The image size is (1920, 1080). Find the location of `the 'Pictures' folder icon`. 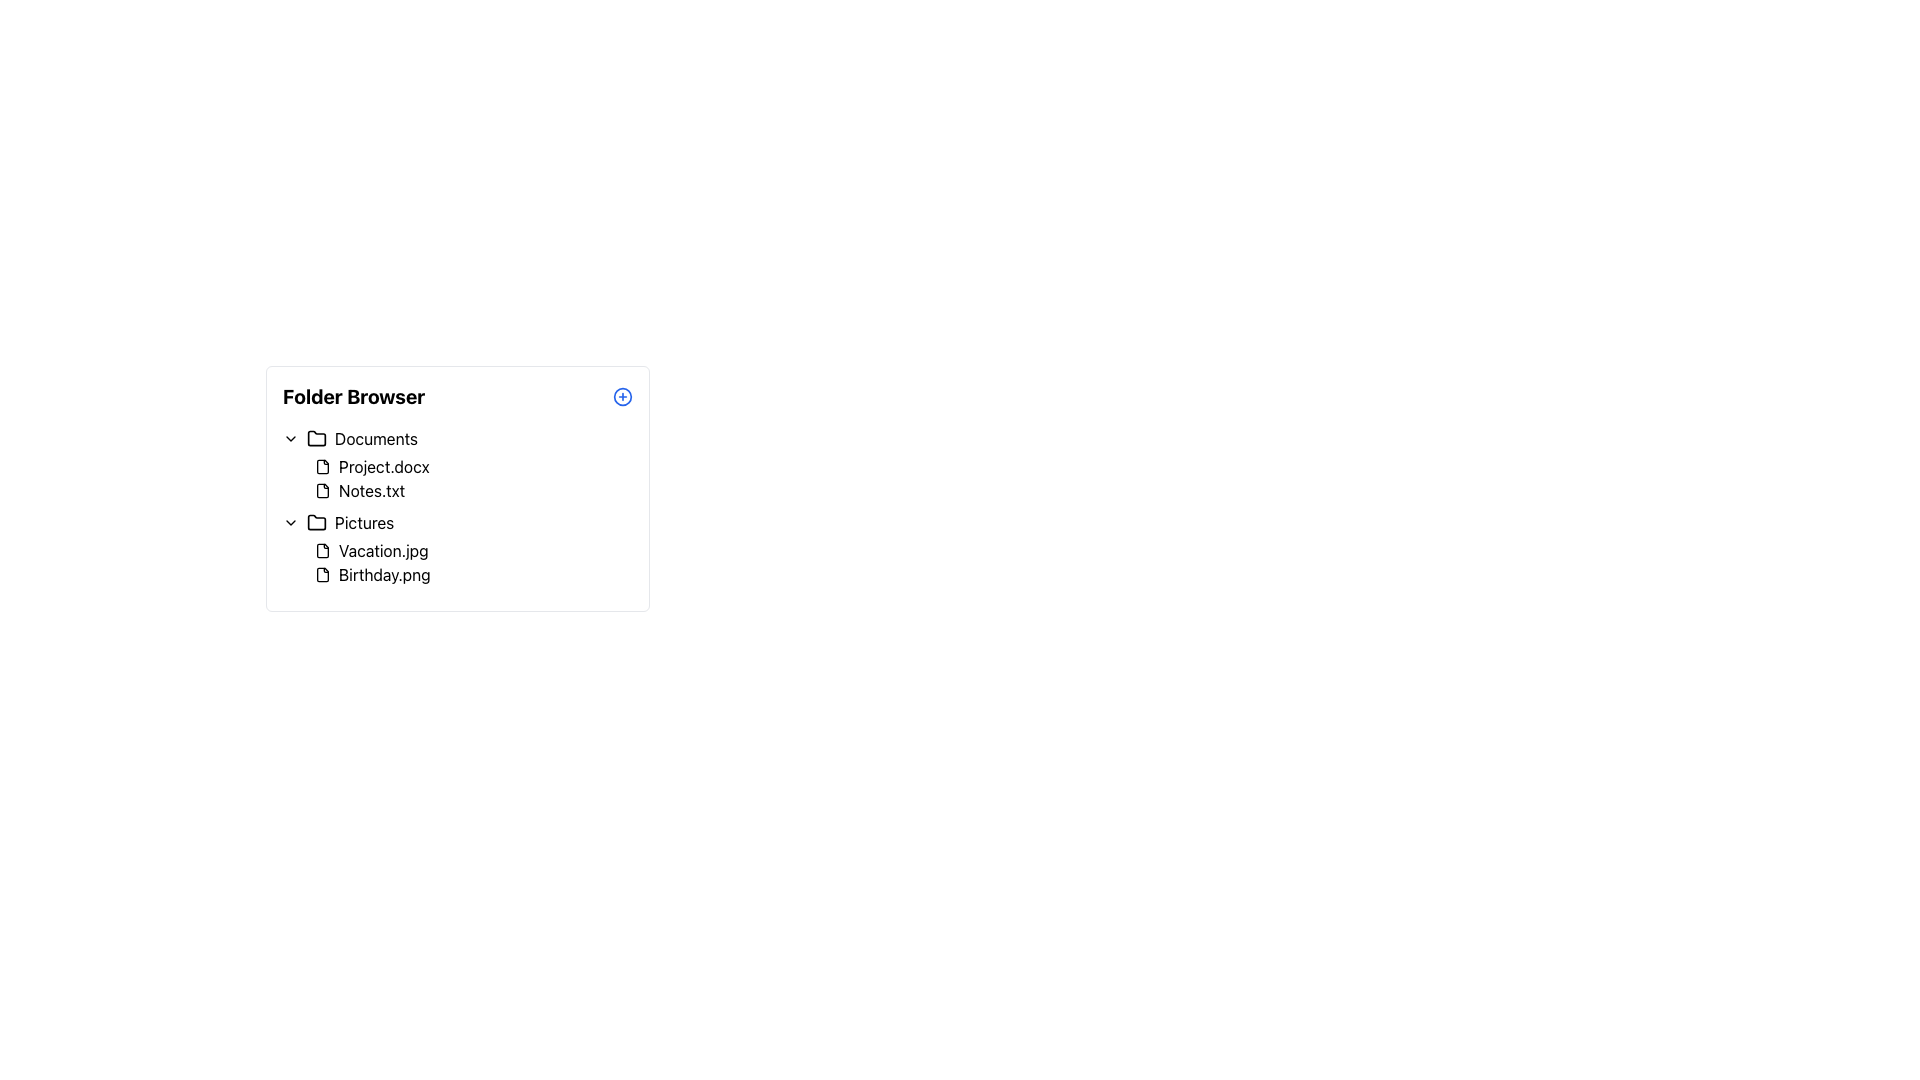

the 'Pictures' folder icon is located at coordinates (315, 520).